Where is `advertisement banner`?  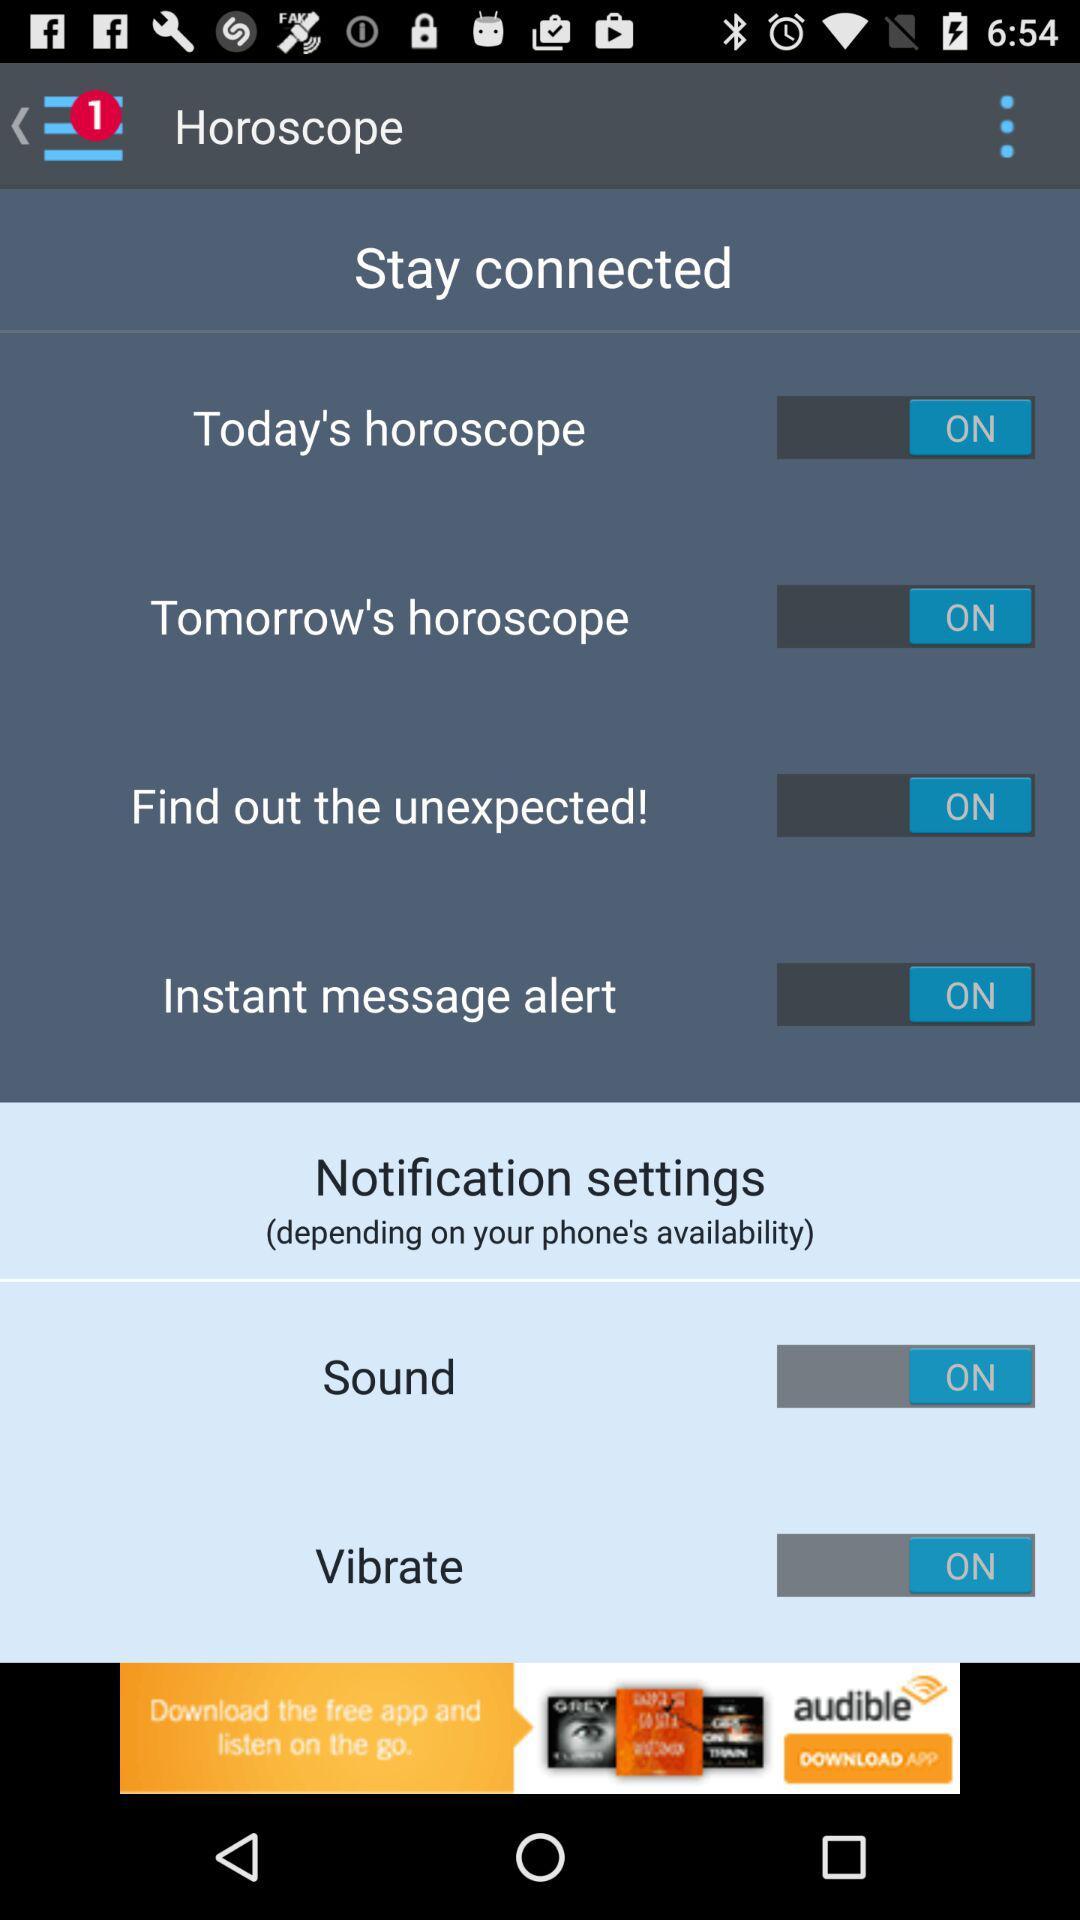 advertisement banner is located at coordinates (540, 1727).